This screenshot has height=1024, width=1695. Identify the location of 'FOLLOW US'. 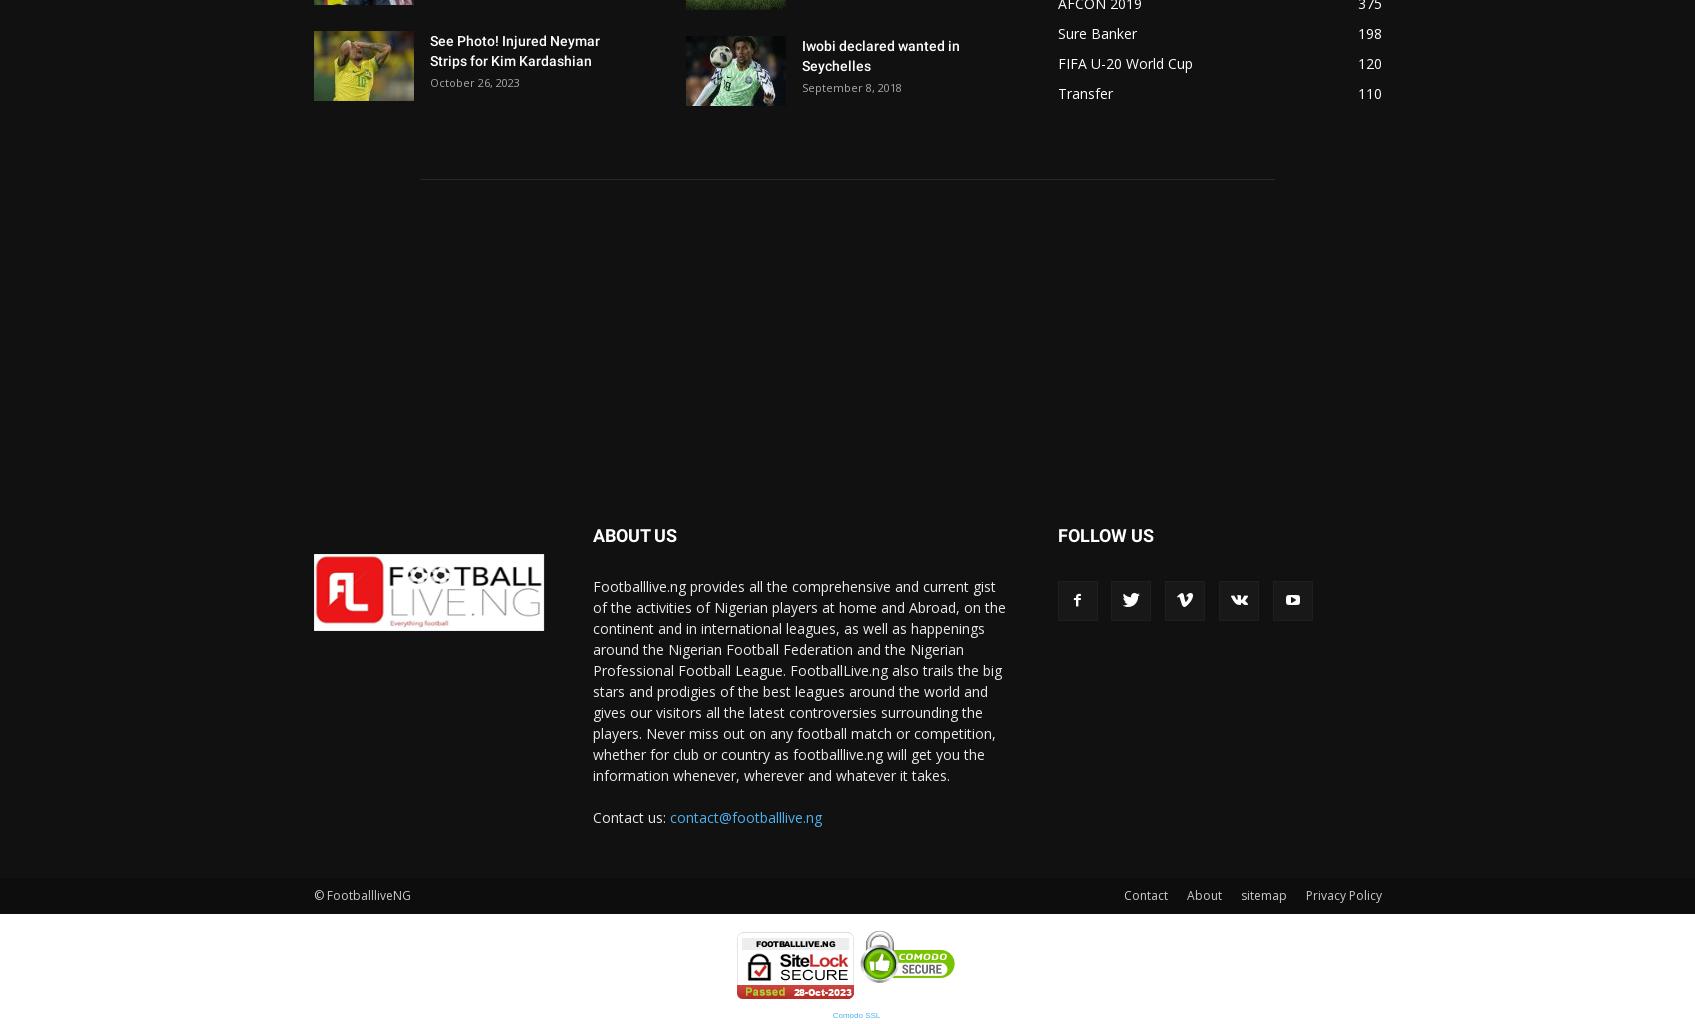
(1104, 535).